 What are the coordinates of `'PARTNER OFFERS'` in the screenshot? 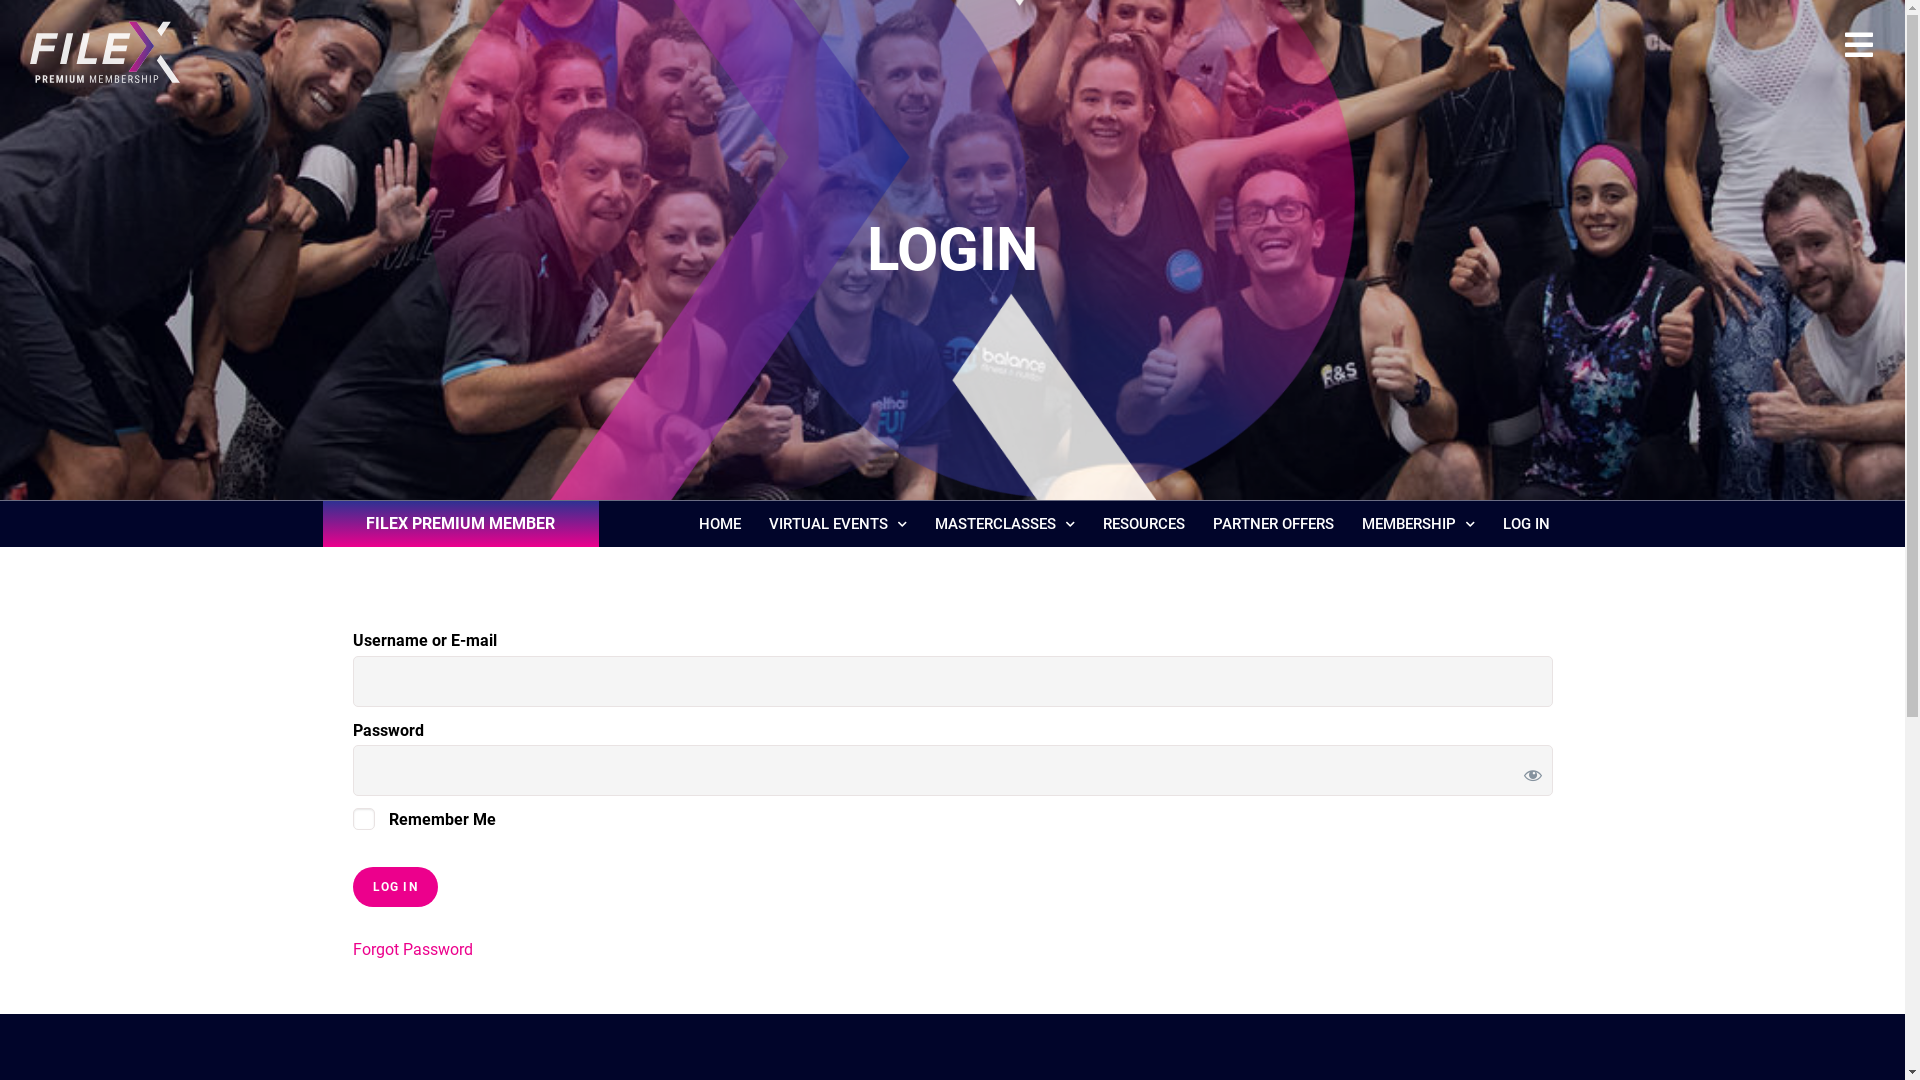 It's located at (1272, 523).